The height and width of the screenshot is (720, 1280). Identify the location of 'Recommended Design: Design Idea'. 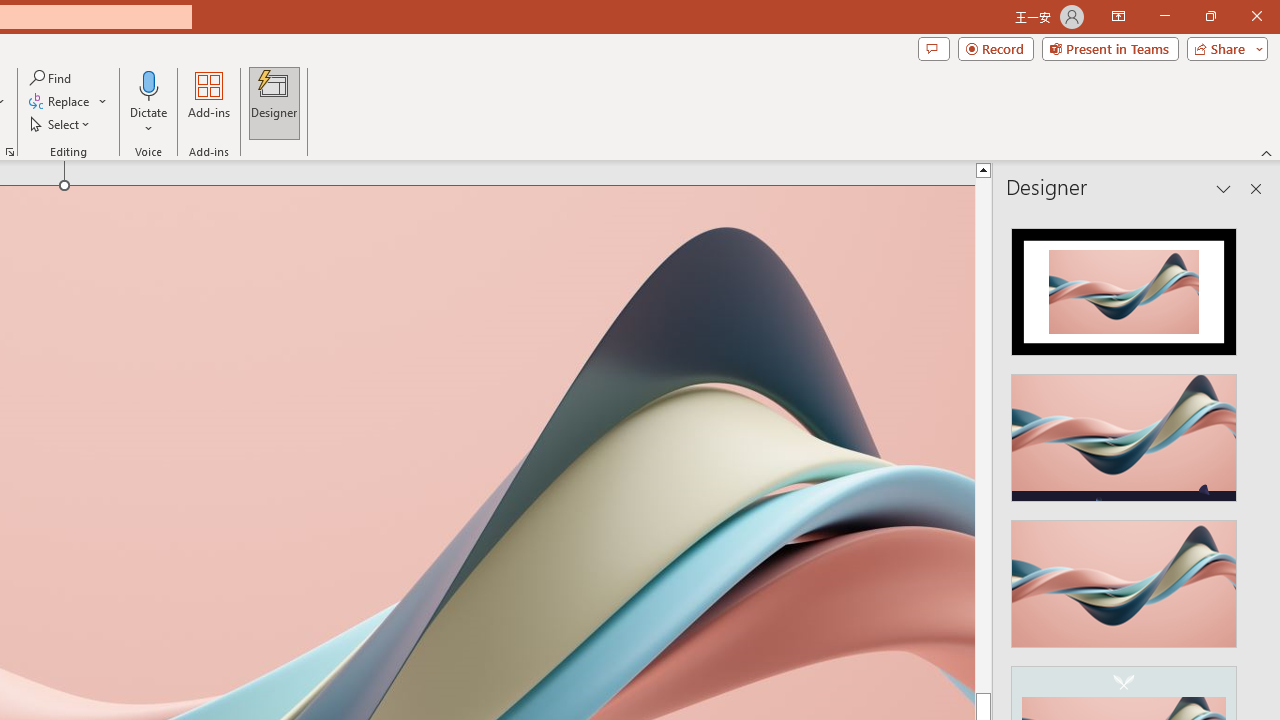
(1124, 286).